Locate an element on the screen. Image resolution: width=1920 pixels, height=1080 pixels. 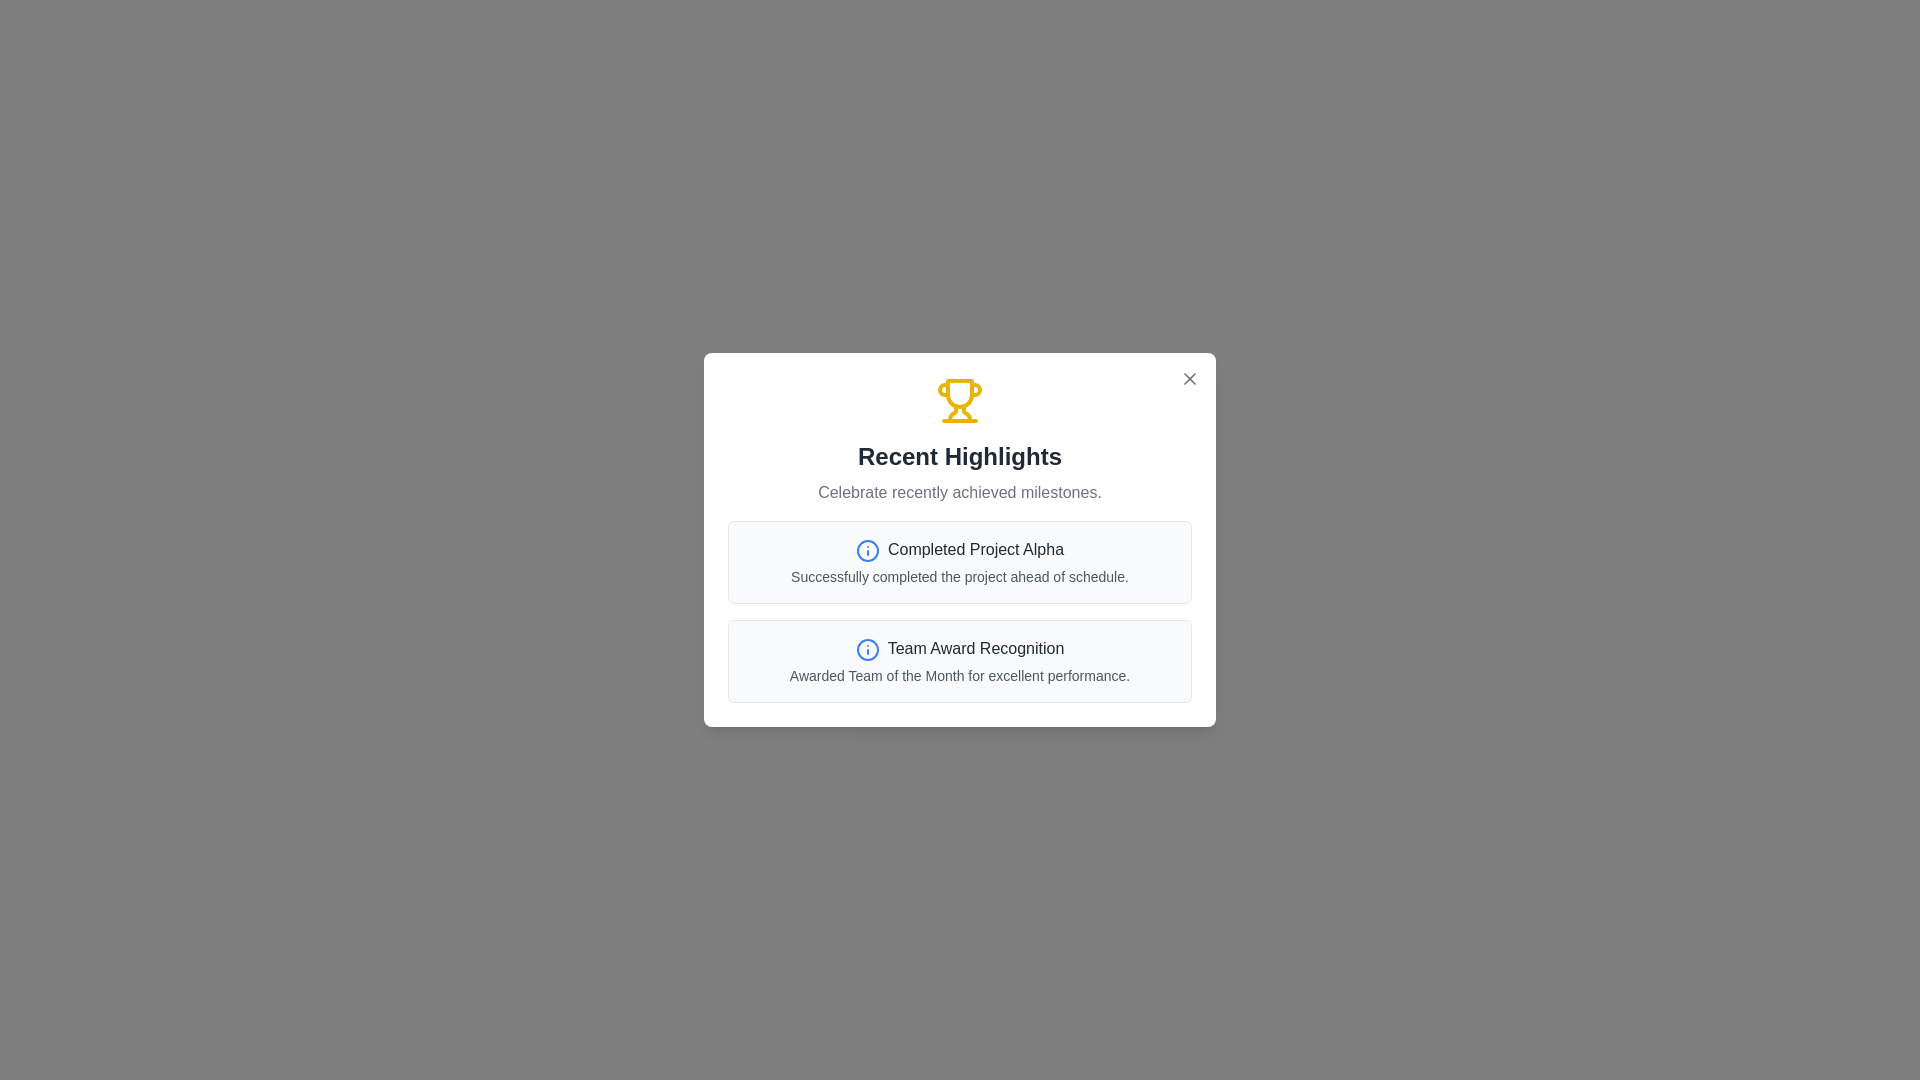
the close button located at the top-right corner of the modal is located at coordinates (1190, 378).